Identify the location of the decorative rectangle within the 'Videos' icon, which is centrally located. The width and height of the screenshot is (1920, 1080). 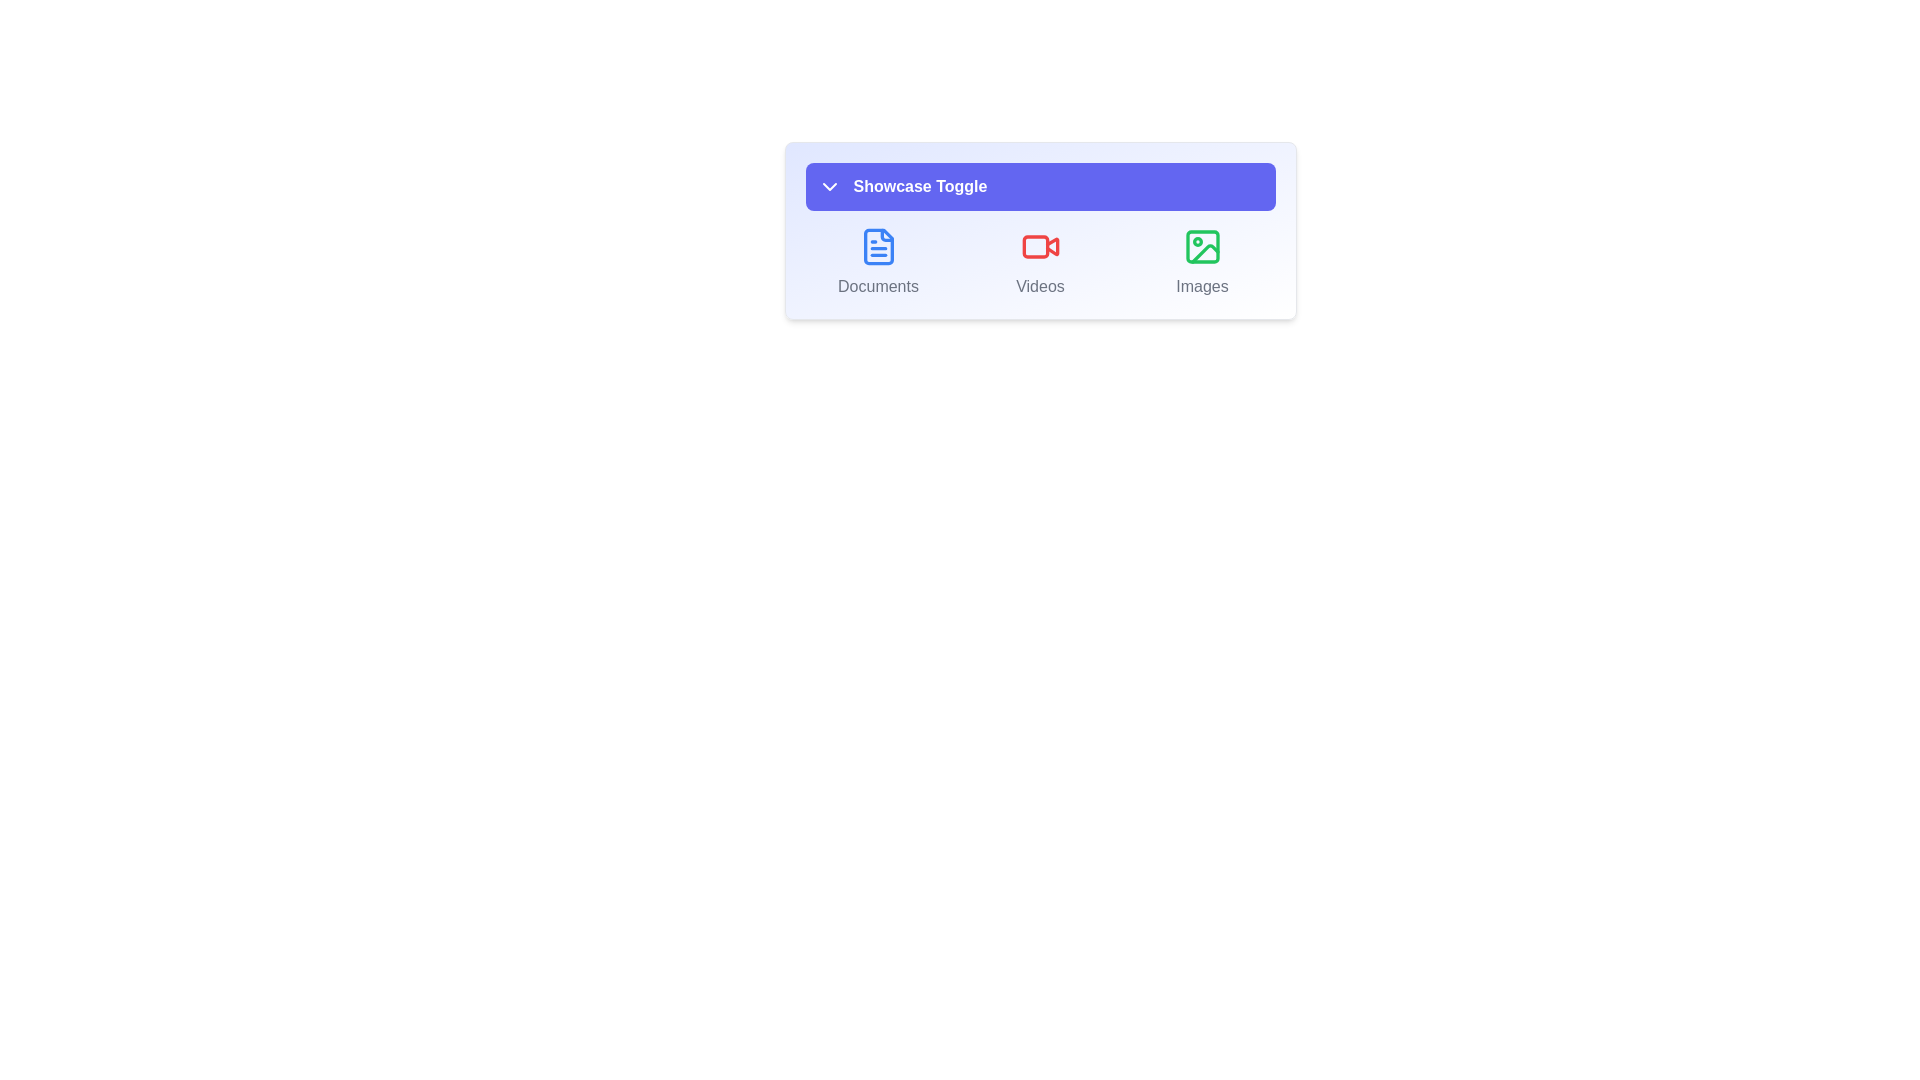
(1035, 245).